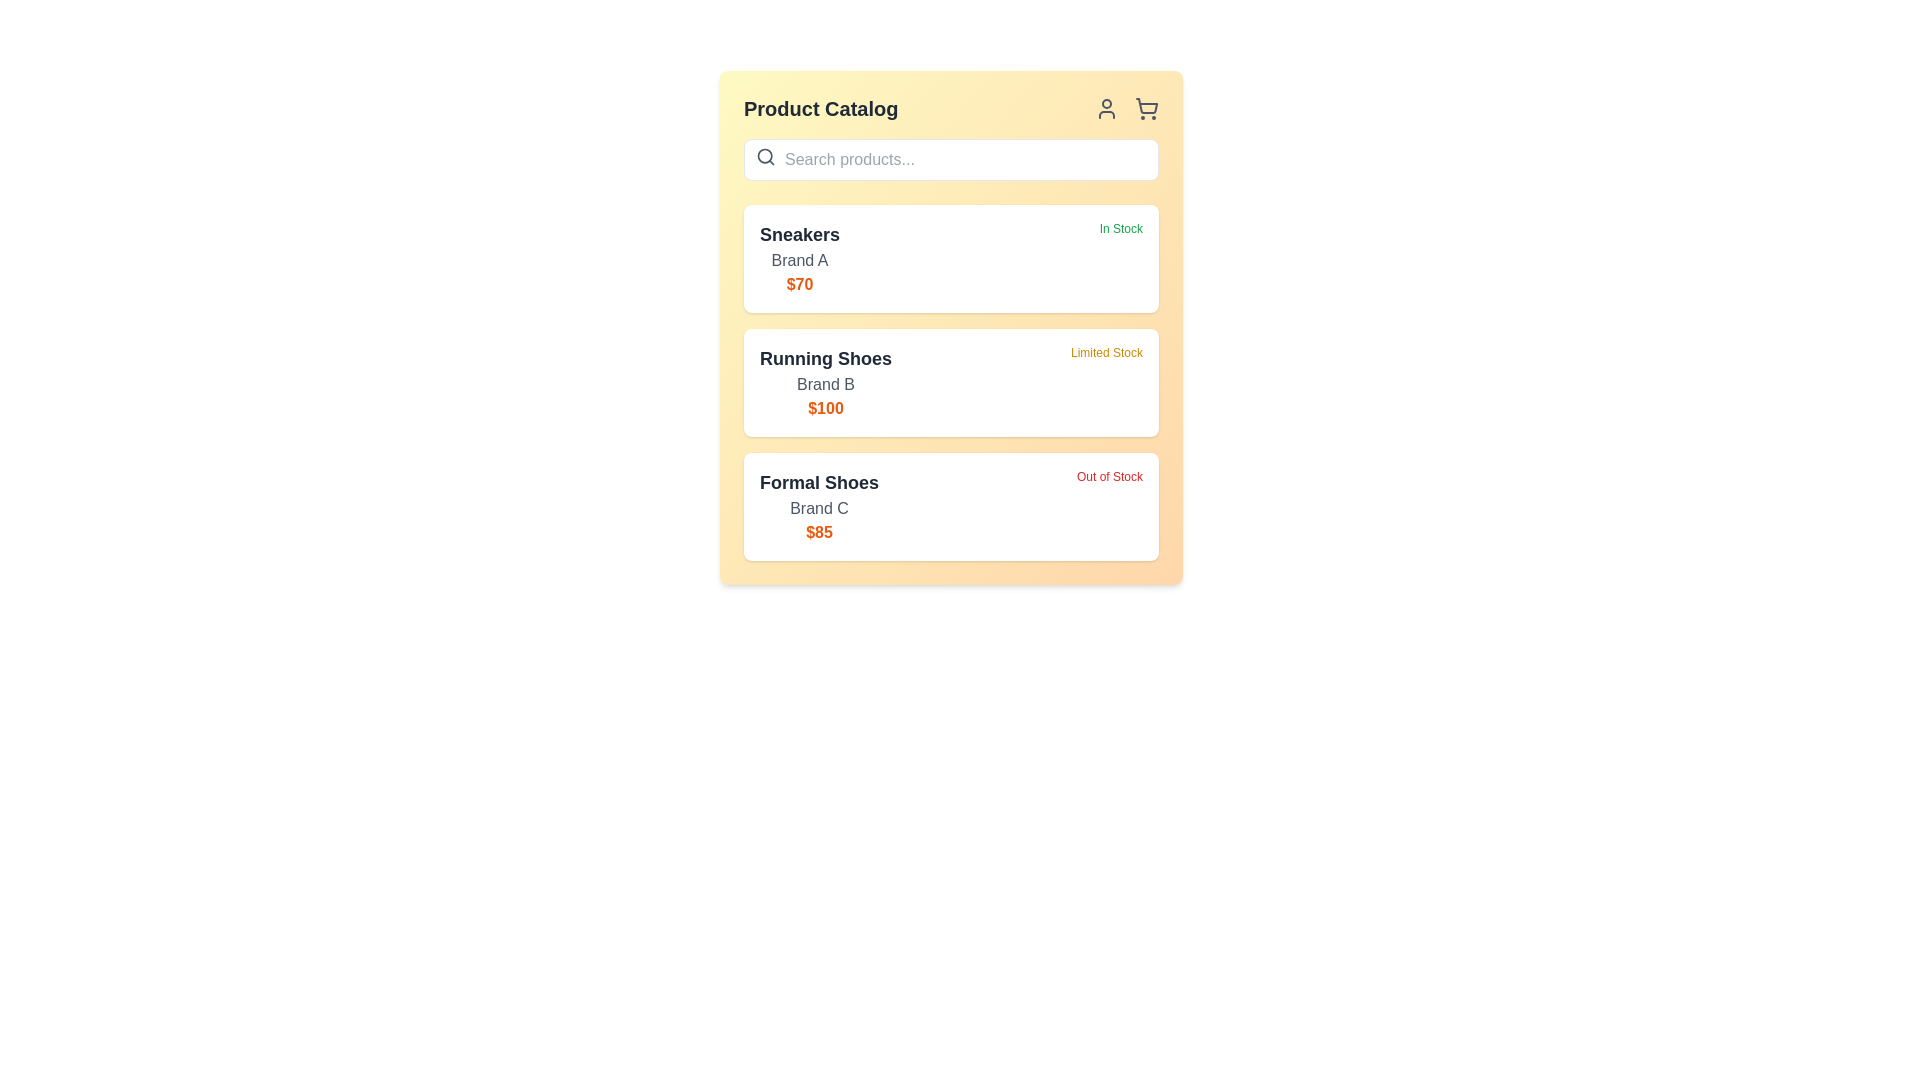  I want to click on the first product item displayed in the product catalog interface, which provides an overview of a product including its name, brand, price, and stock status, so click(950, 257).